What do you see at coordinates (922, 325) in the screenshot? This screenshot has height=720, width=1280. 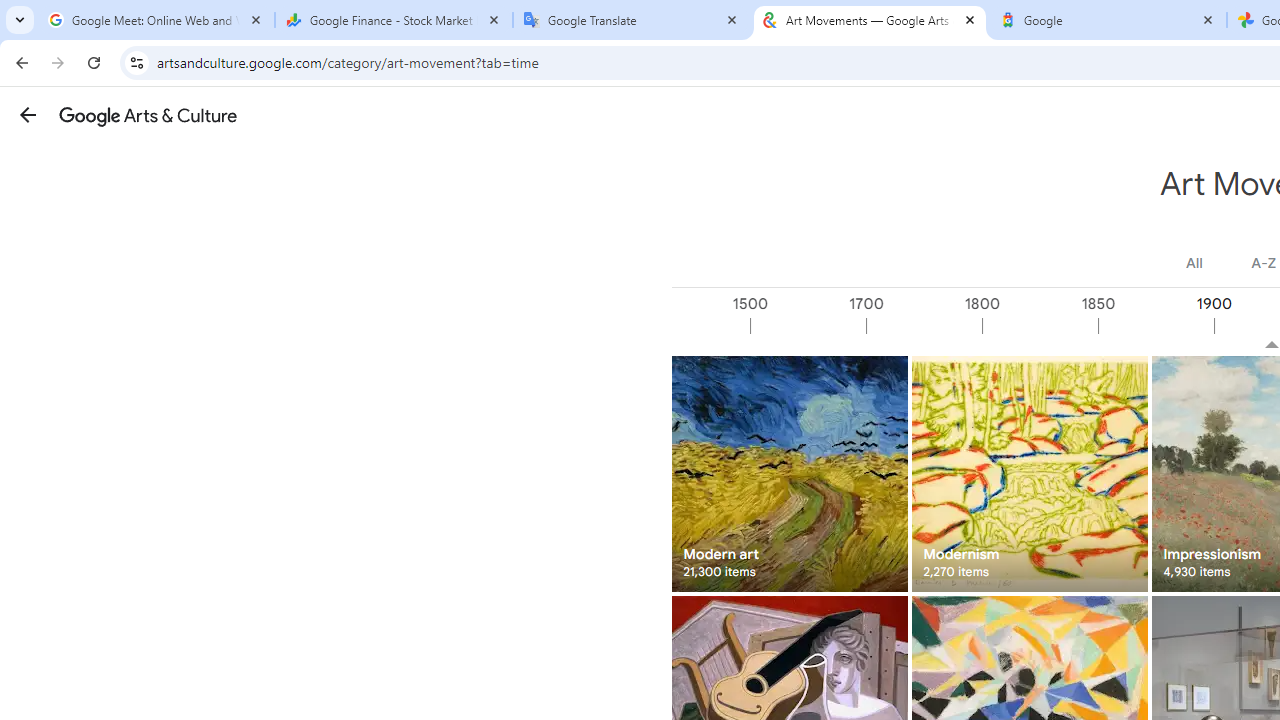 I see `'1700'` at bounding box center [922, 325].